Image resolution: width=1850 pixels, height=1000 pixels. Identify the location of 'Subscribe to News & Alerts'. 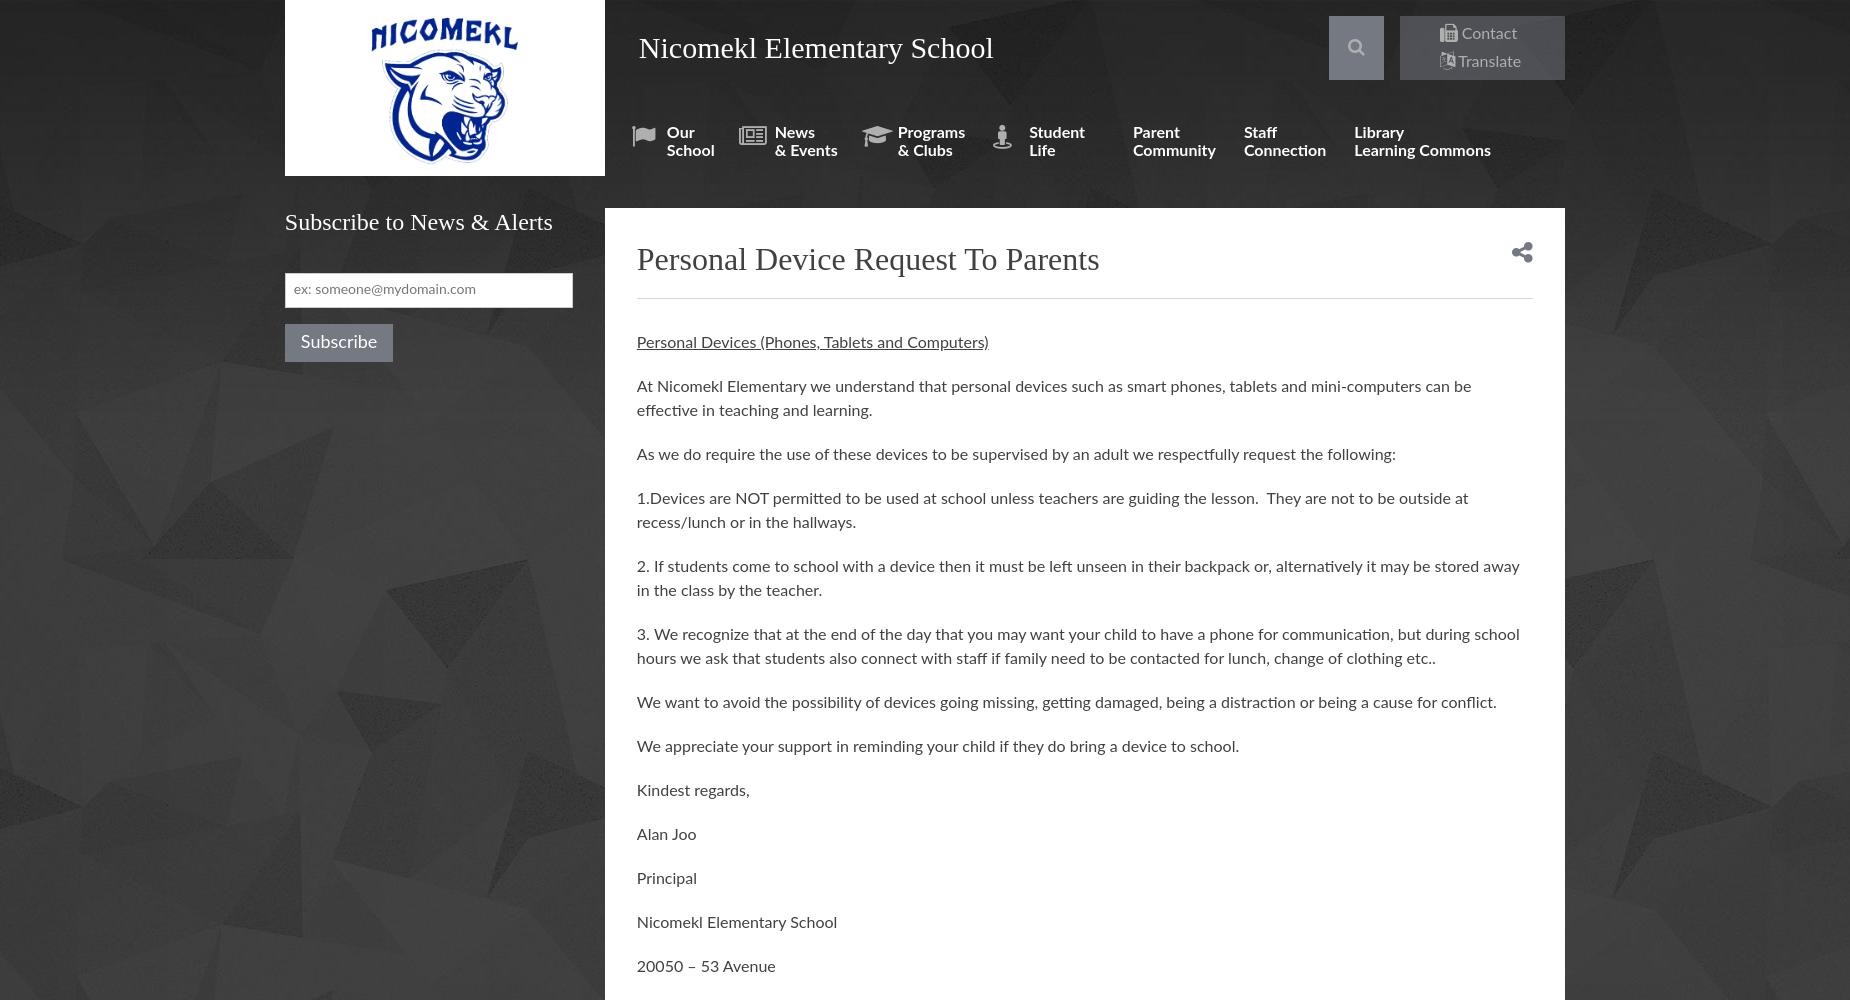
(416, 221).